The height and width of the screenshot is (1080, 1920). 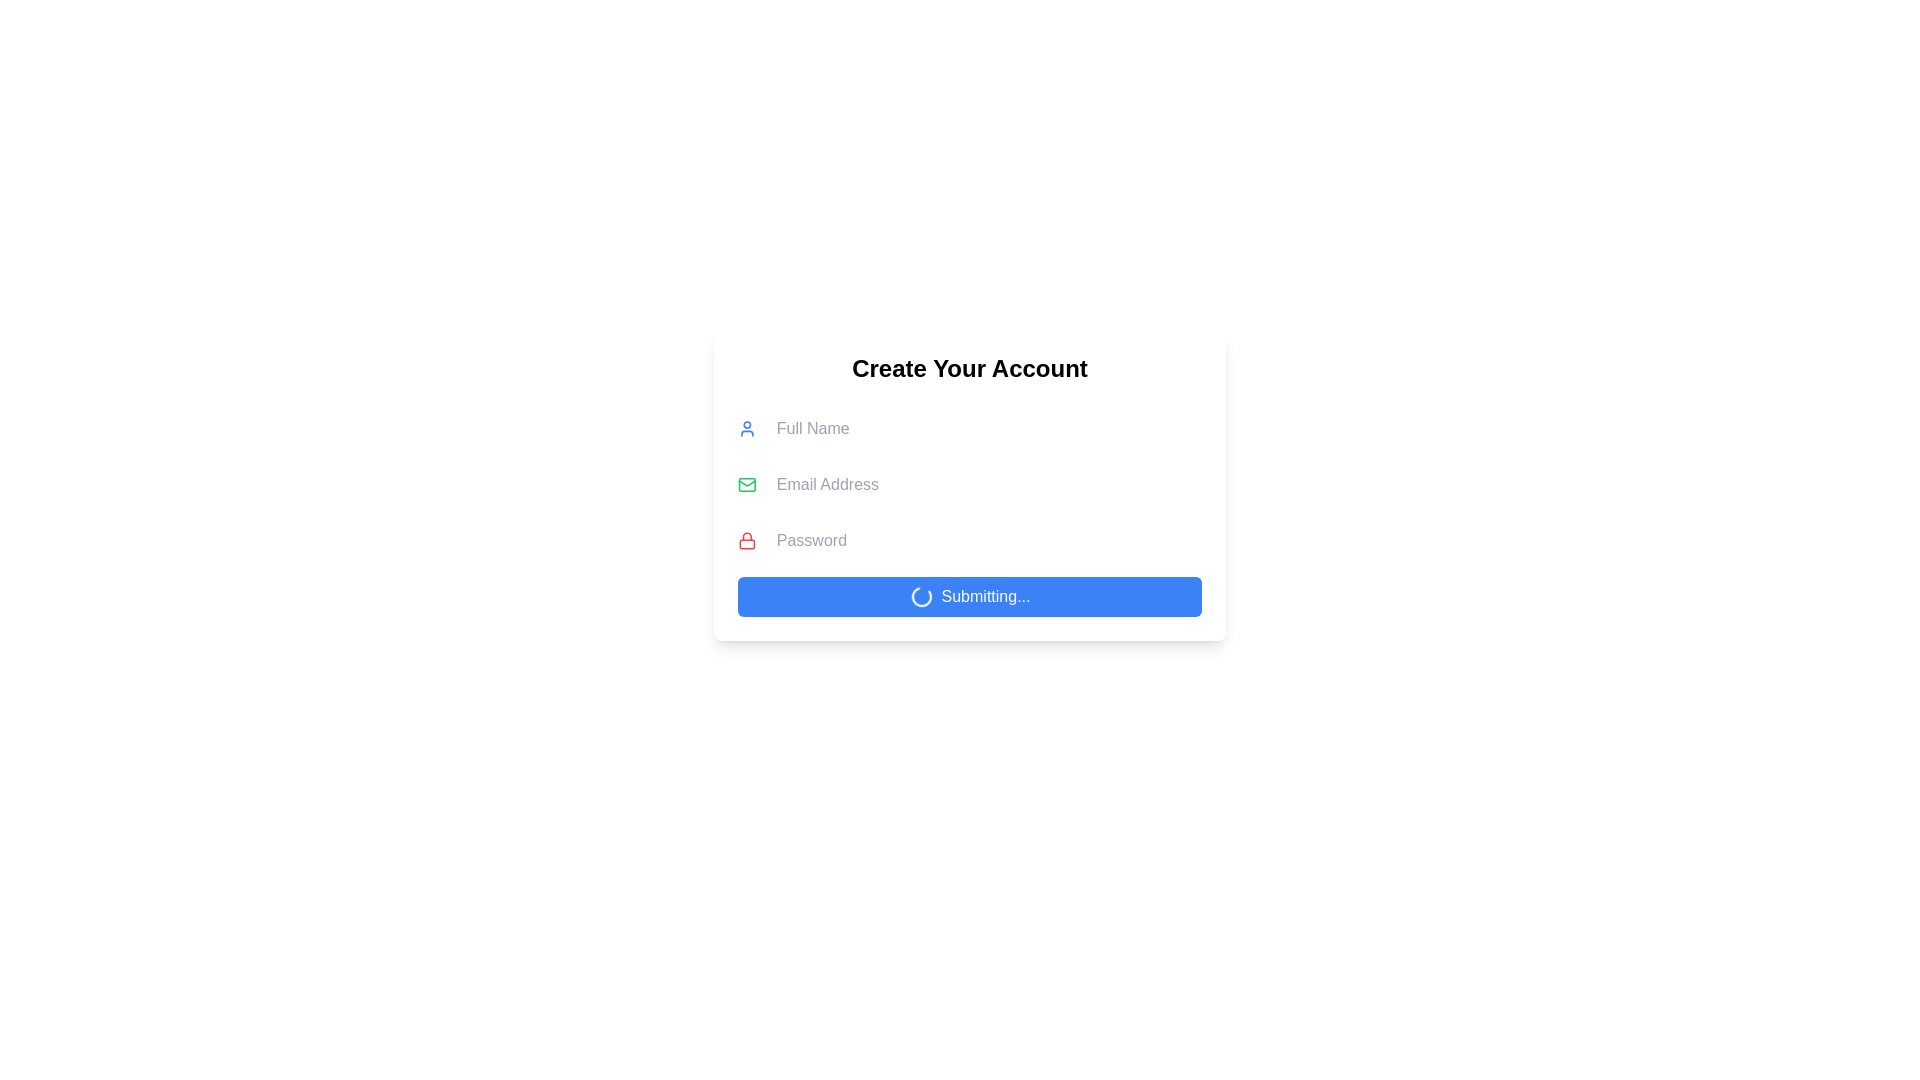 I want to click on the blue button labeled 'Submitting...' that contains a spinning loader icon, located at the bottom of a form, so click(x=969, y=596).